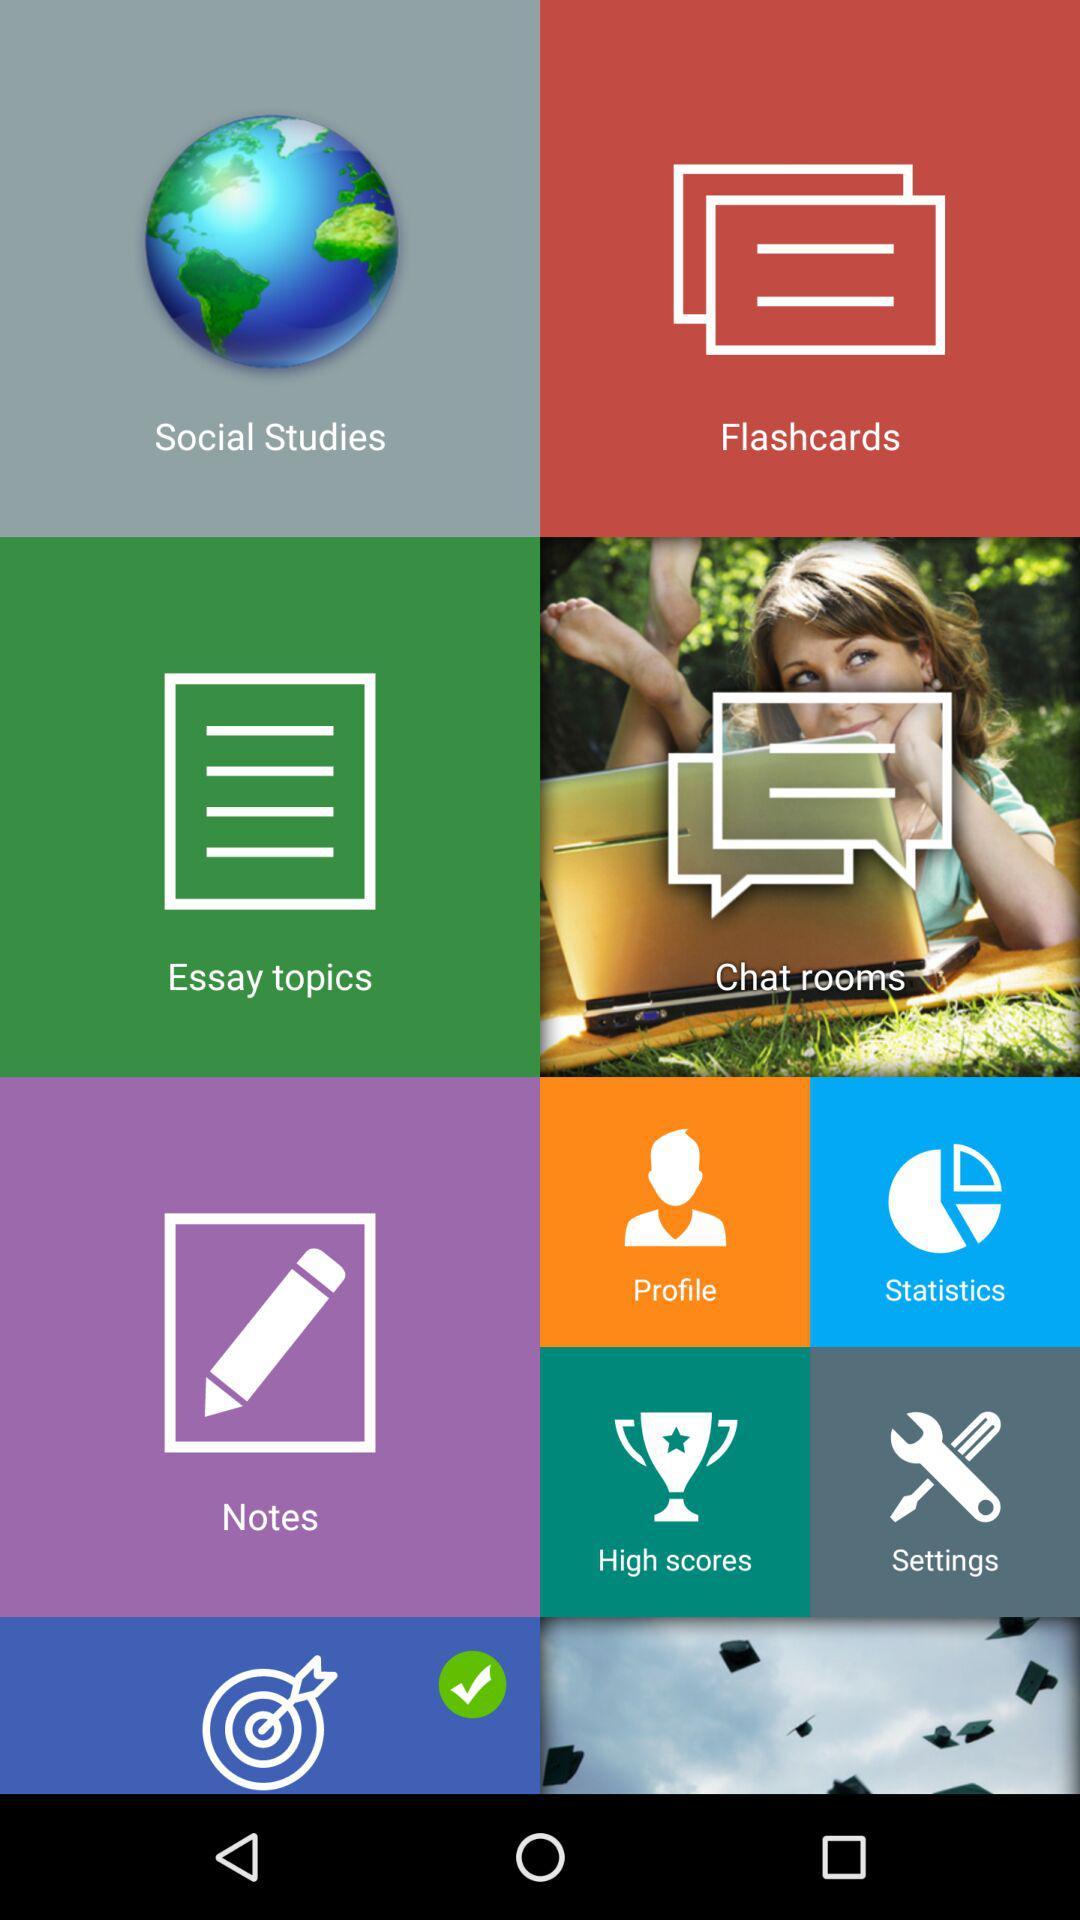  Describe the element at coordinates (810, 806) in the screenshot. I see `item above notes icon` at that location.